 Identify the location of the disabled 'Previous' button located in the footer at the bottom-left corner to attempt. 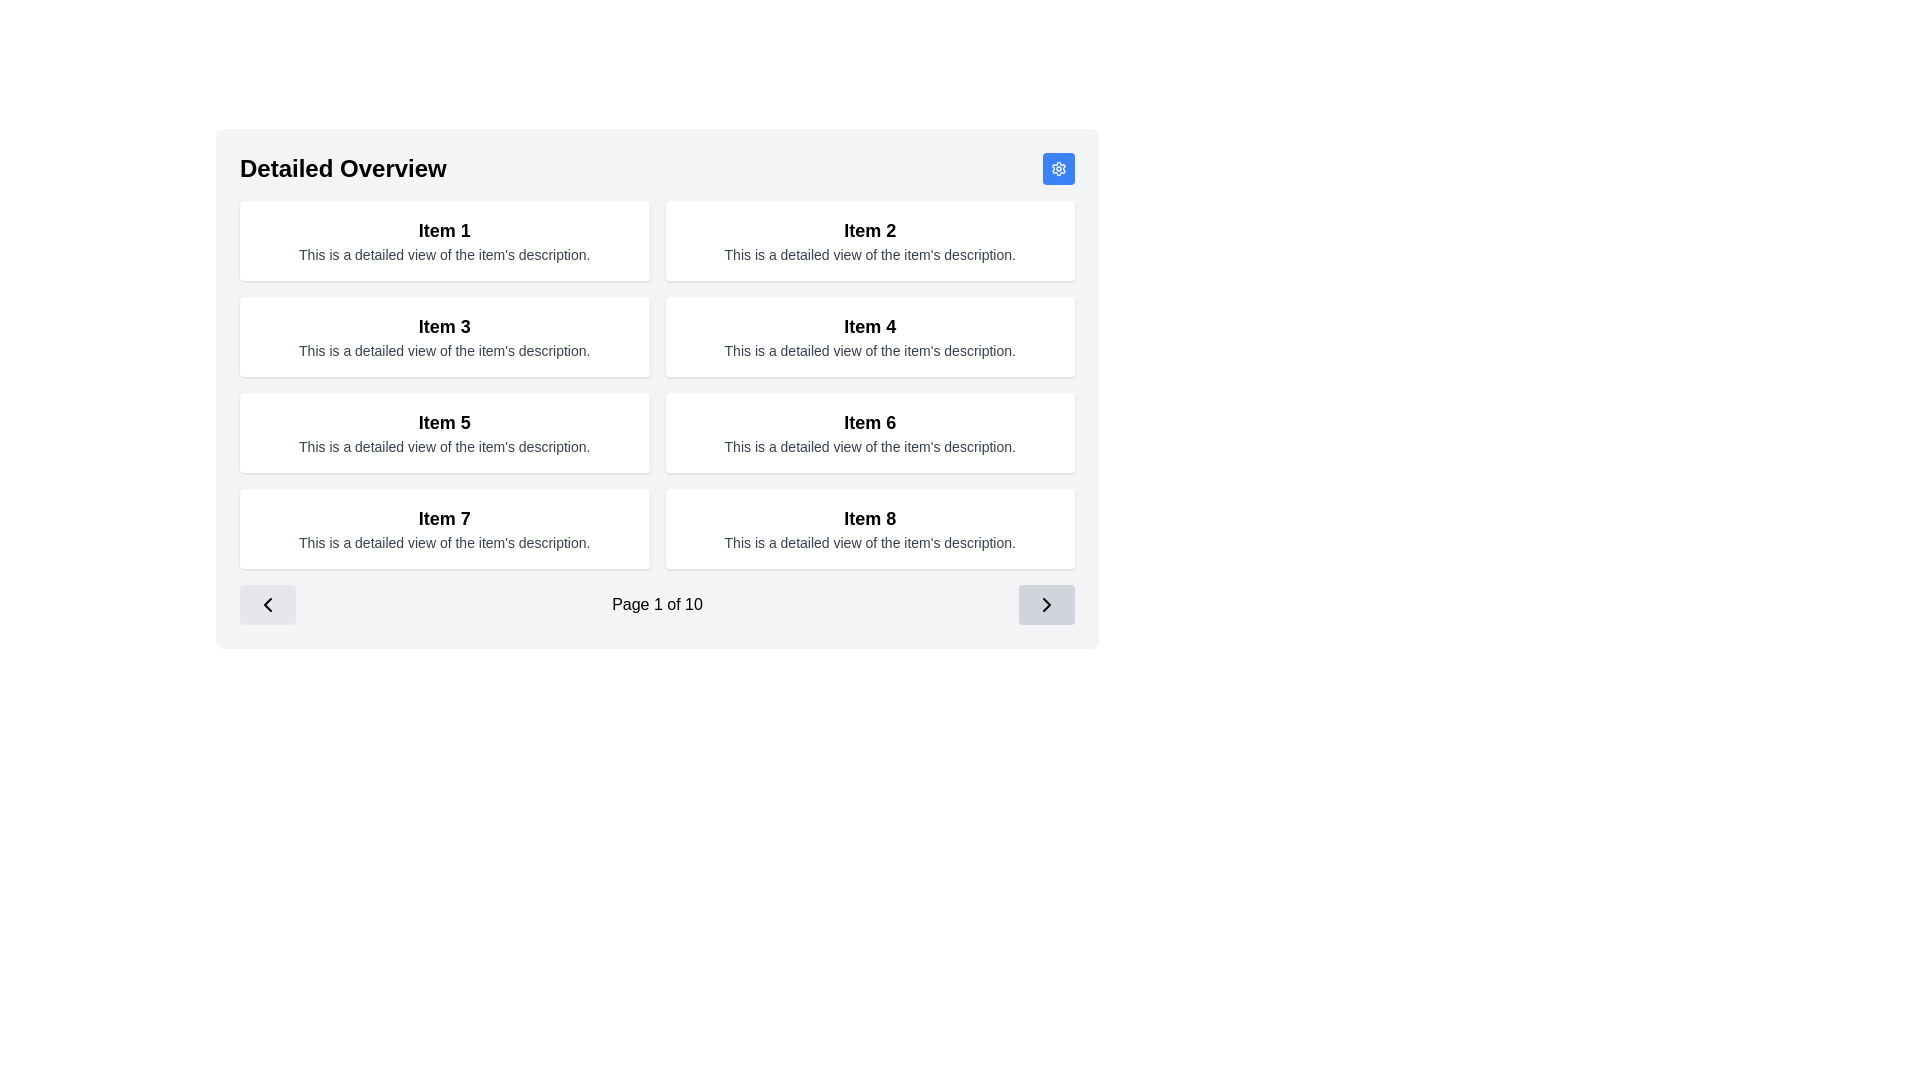
(267, 604).